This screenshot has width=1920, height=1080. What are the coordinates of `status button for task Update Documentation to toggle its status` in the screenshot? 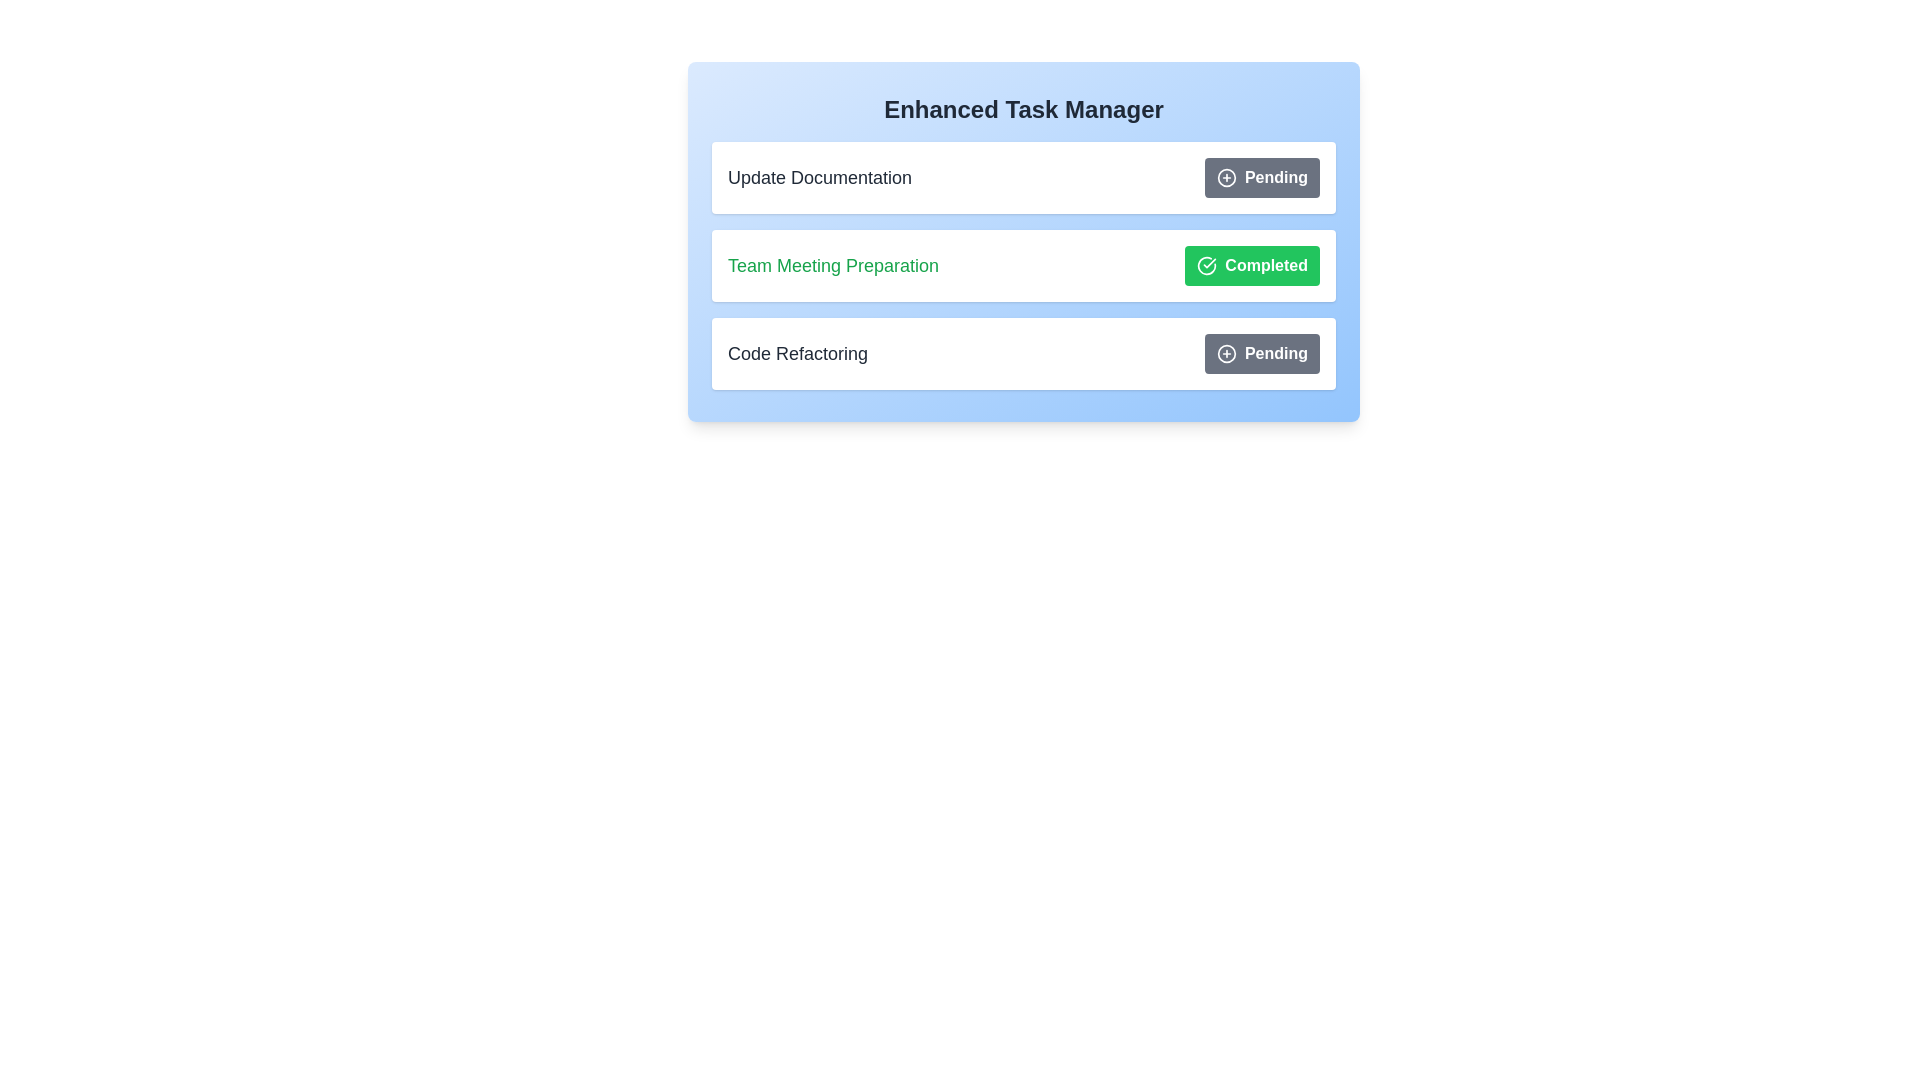 It's located at (1261, 176).